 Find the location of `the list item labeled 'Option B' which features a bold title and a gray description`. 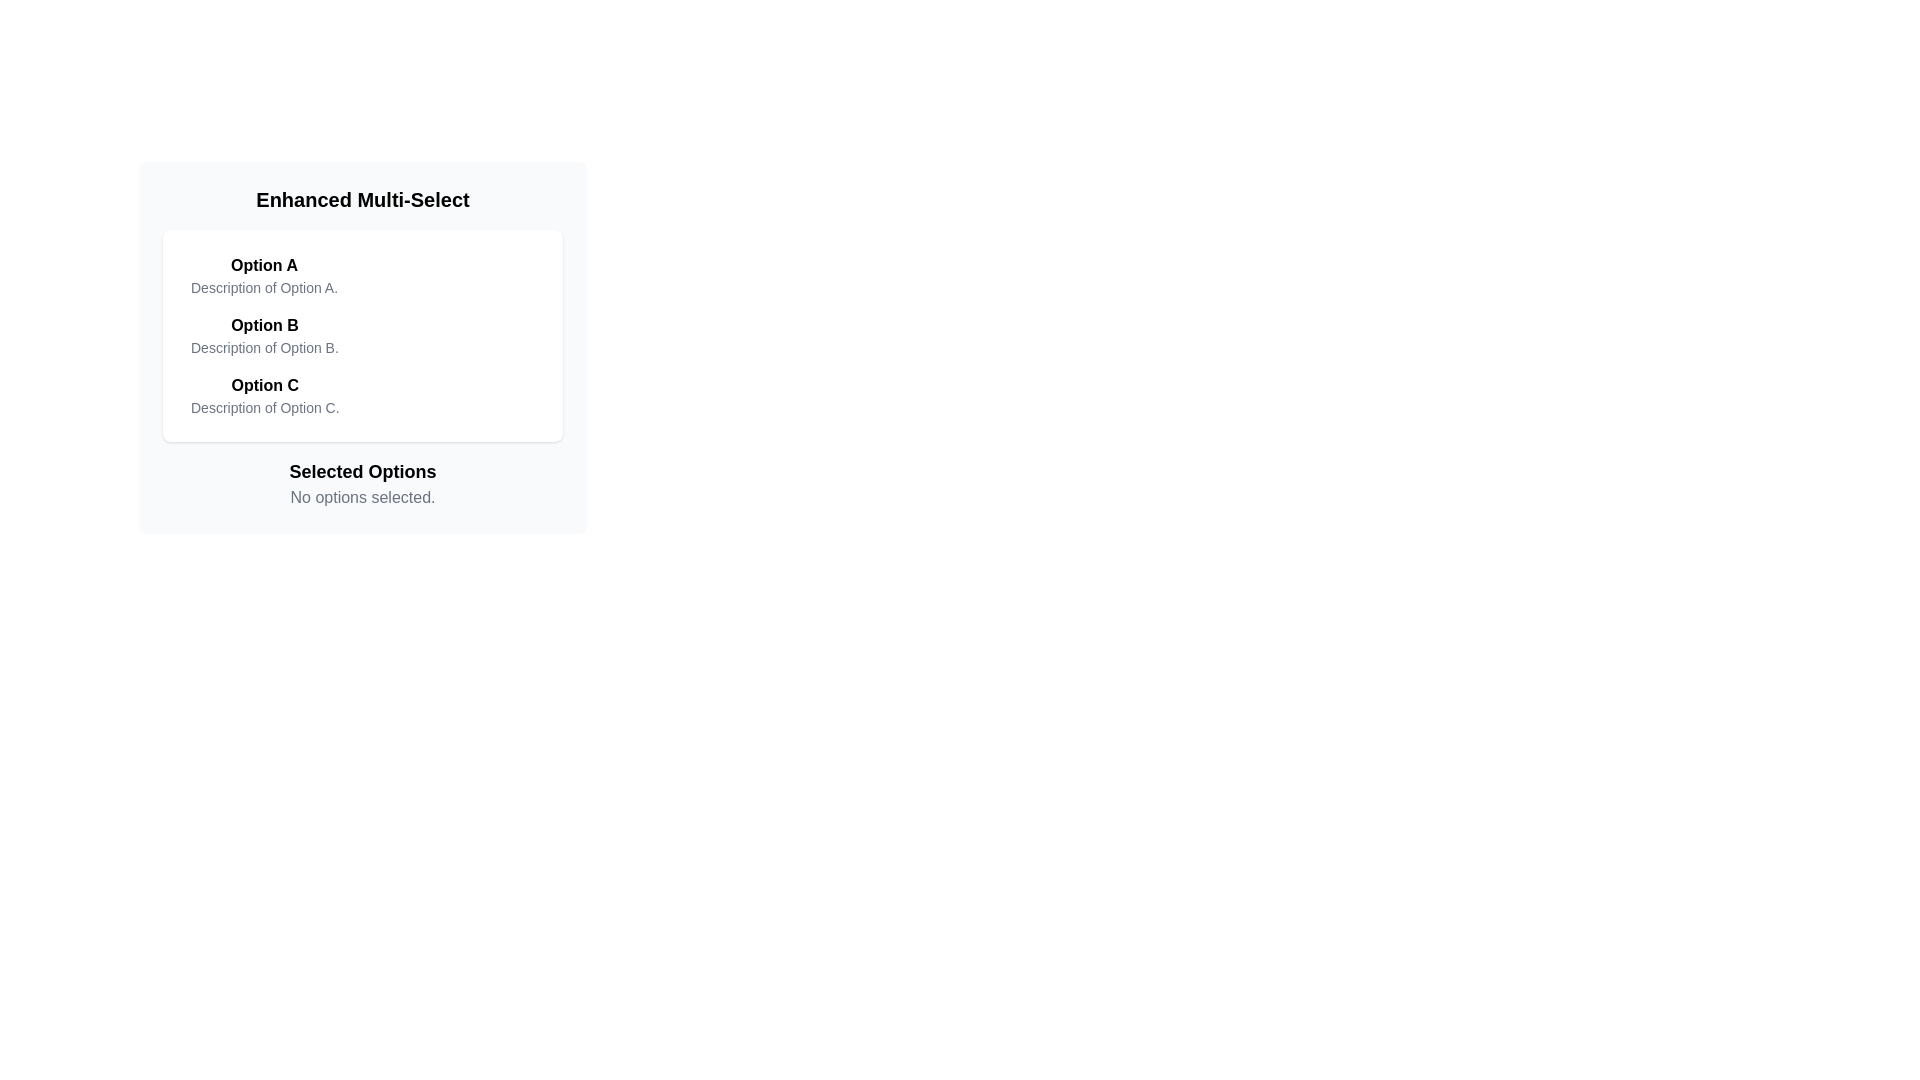

the list item labeled 'Option B' which features a bold title and a gray description is located at coordinates (363, 334).